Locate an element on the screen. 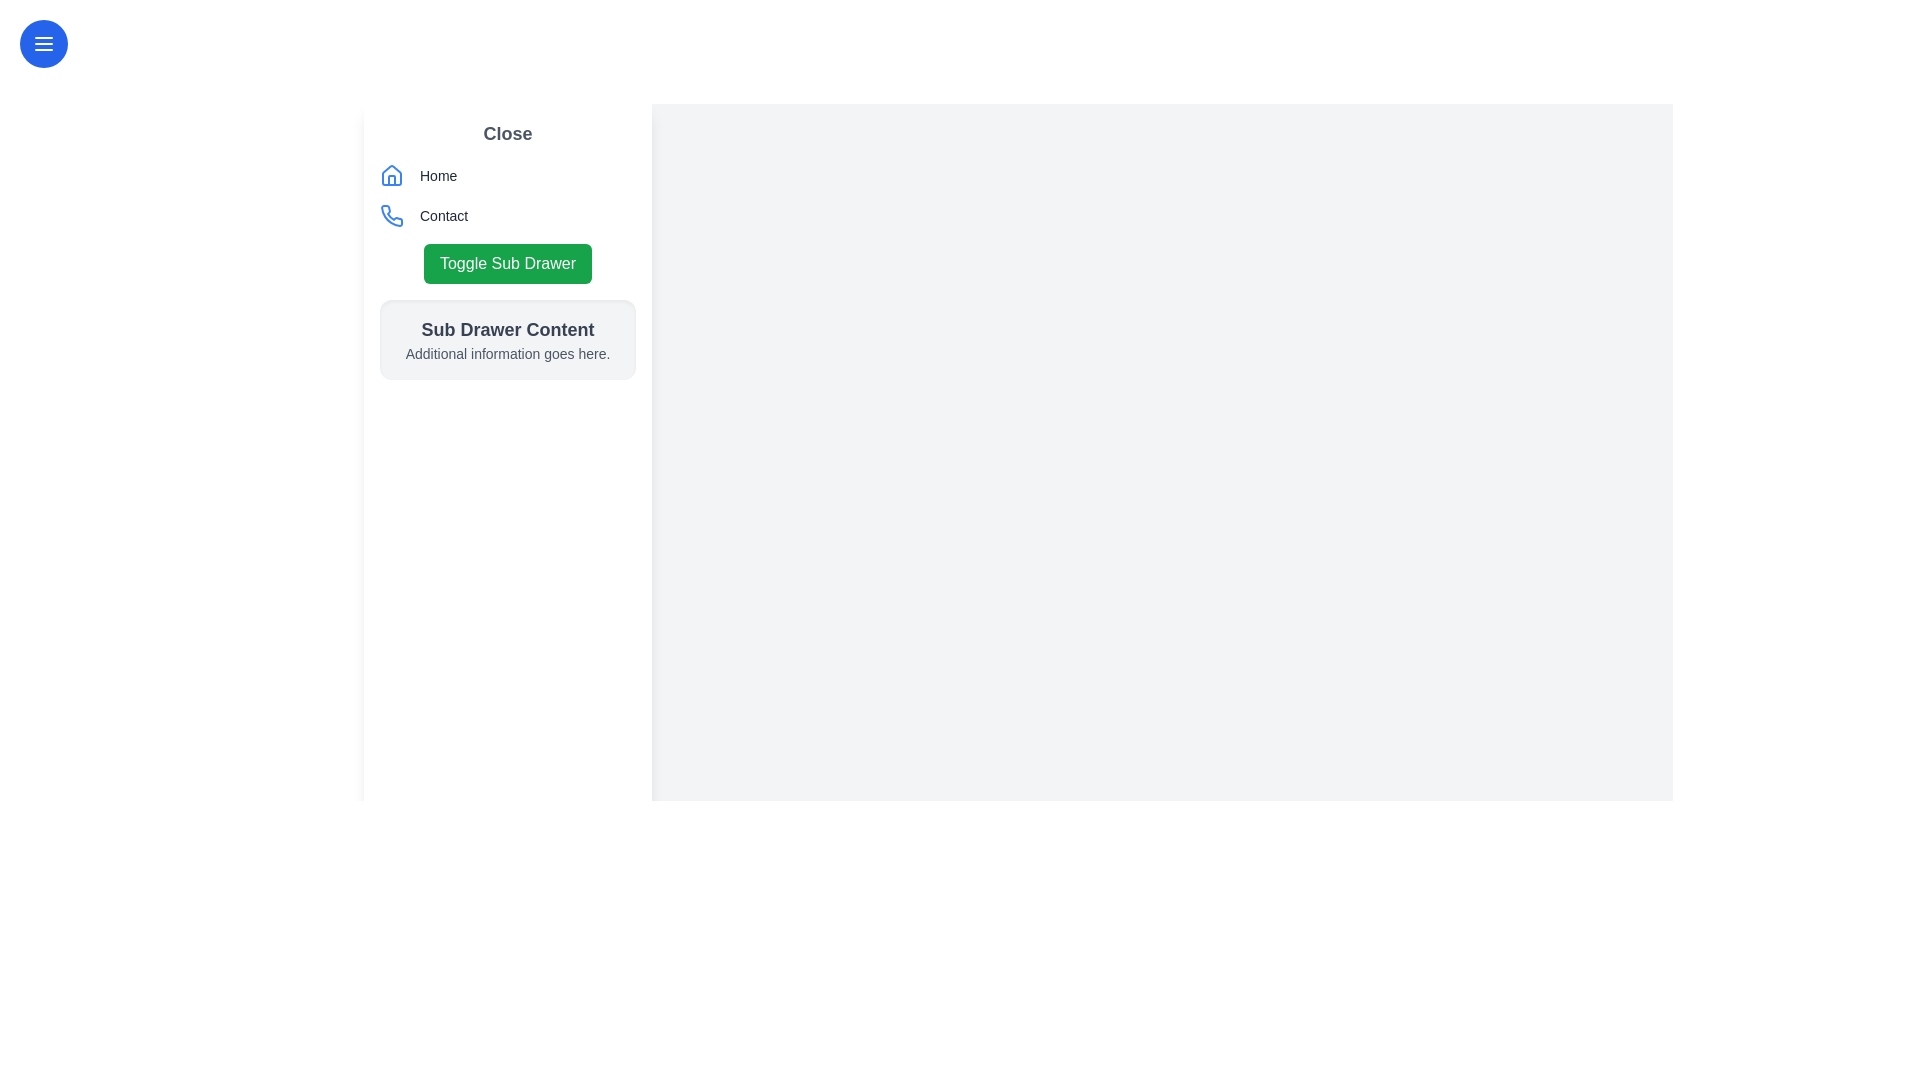 Image resolution: width=1920 pixels, height=1080 pixels. the 'Home' label in light gray color, located to the right of the house icon in the left sidebar is located at coordinates (437, 175).